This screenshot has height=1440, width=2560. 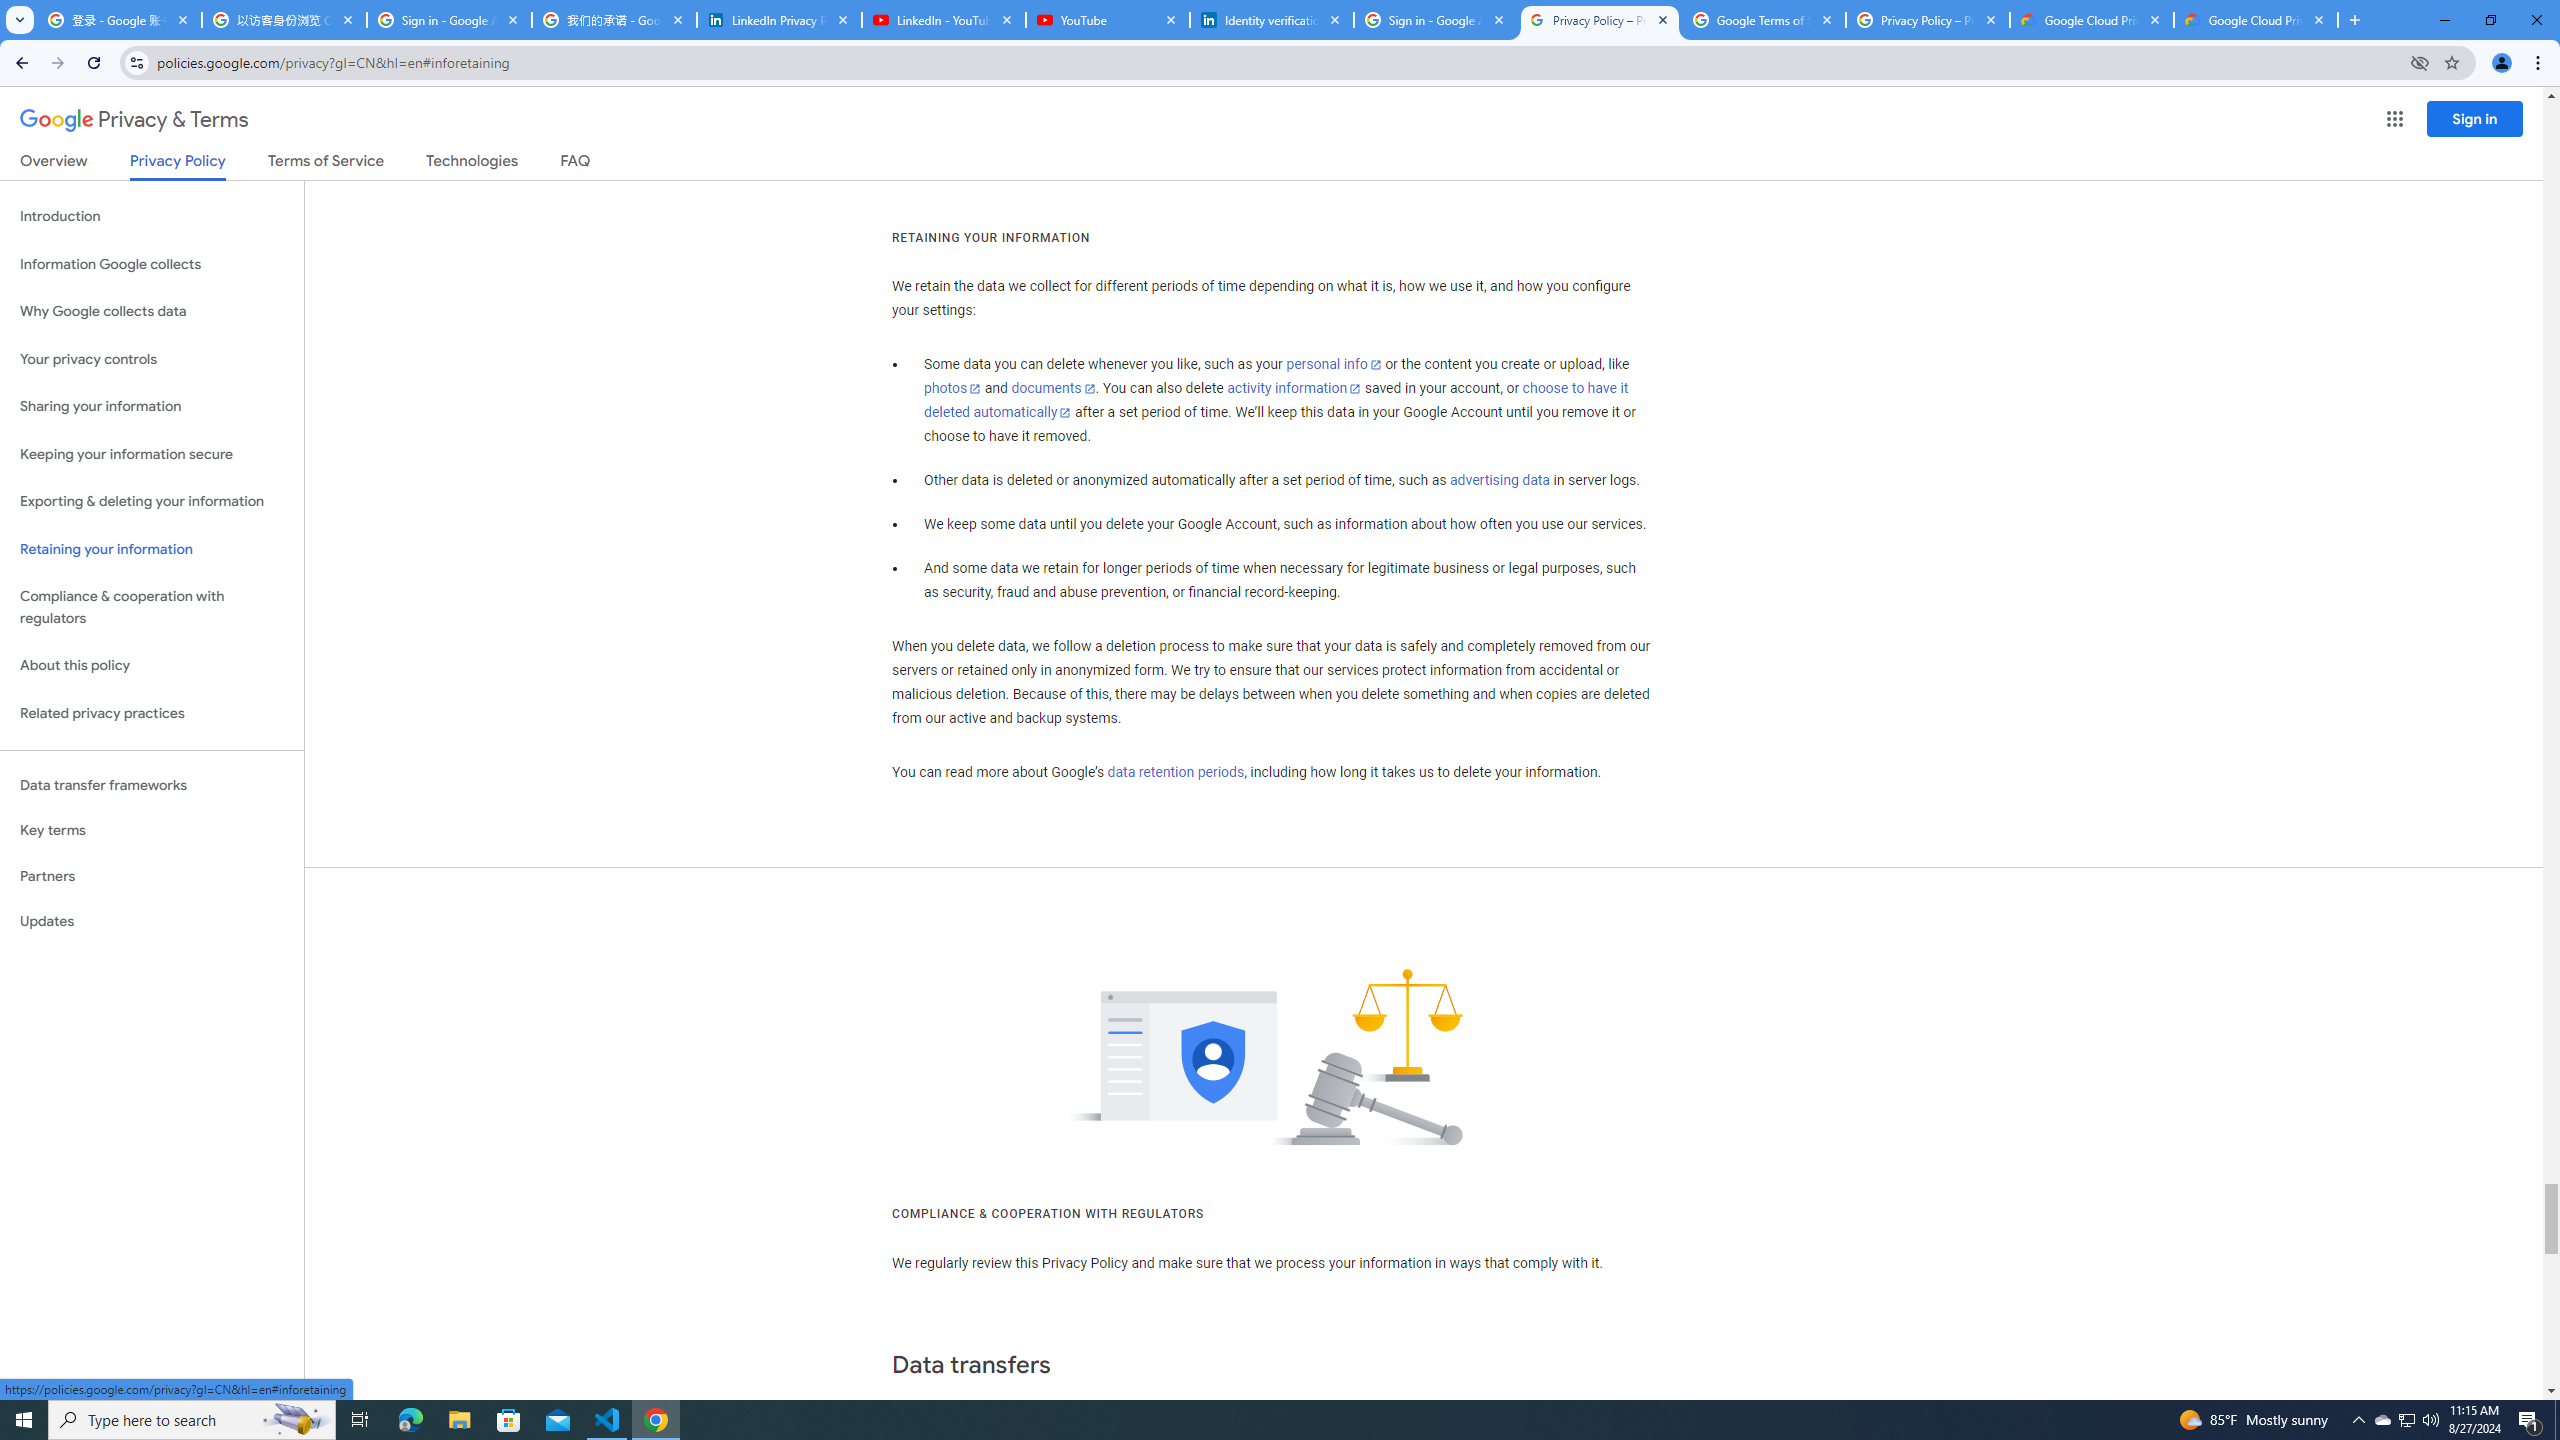 I want to click on 'Your privacy controls', so click(x=151, y=360).